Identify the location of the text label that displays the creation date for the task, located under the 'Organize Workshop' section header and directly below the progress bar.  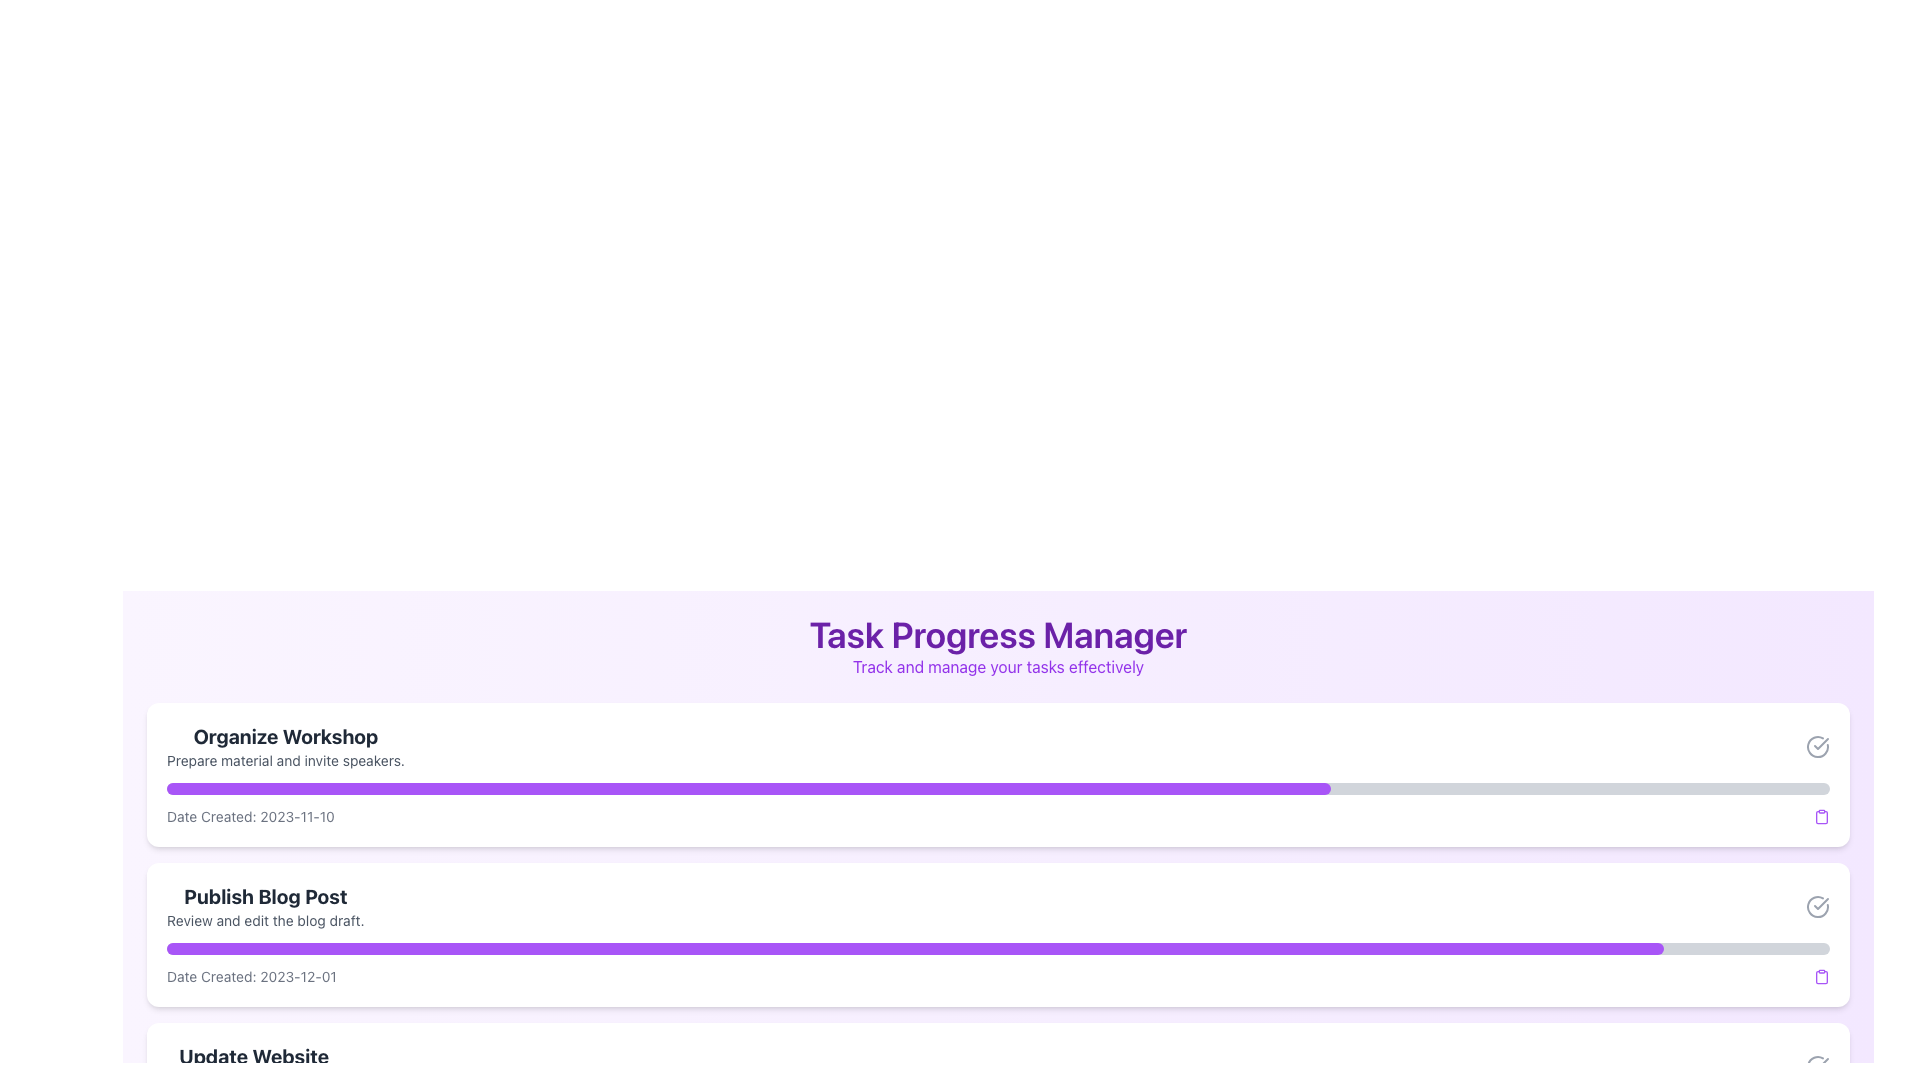
(249, 817).